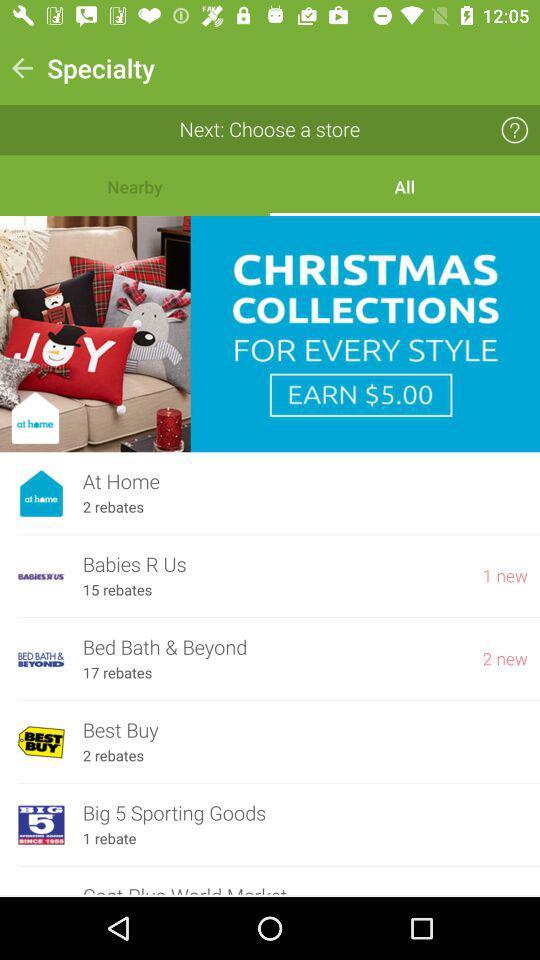 This screenshot has width=540, height=960. I want to click on the icon below 15 rebates icon, so click(272, 647).